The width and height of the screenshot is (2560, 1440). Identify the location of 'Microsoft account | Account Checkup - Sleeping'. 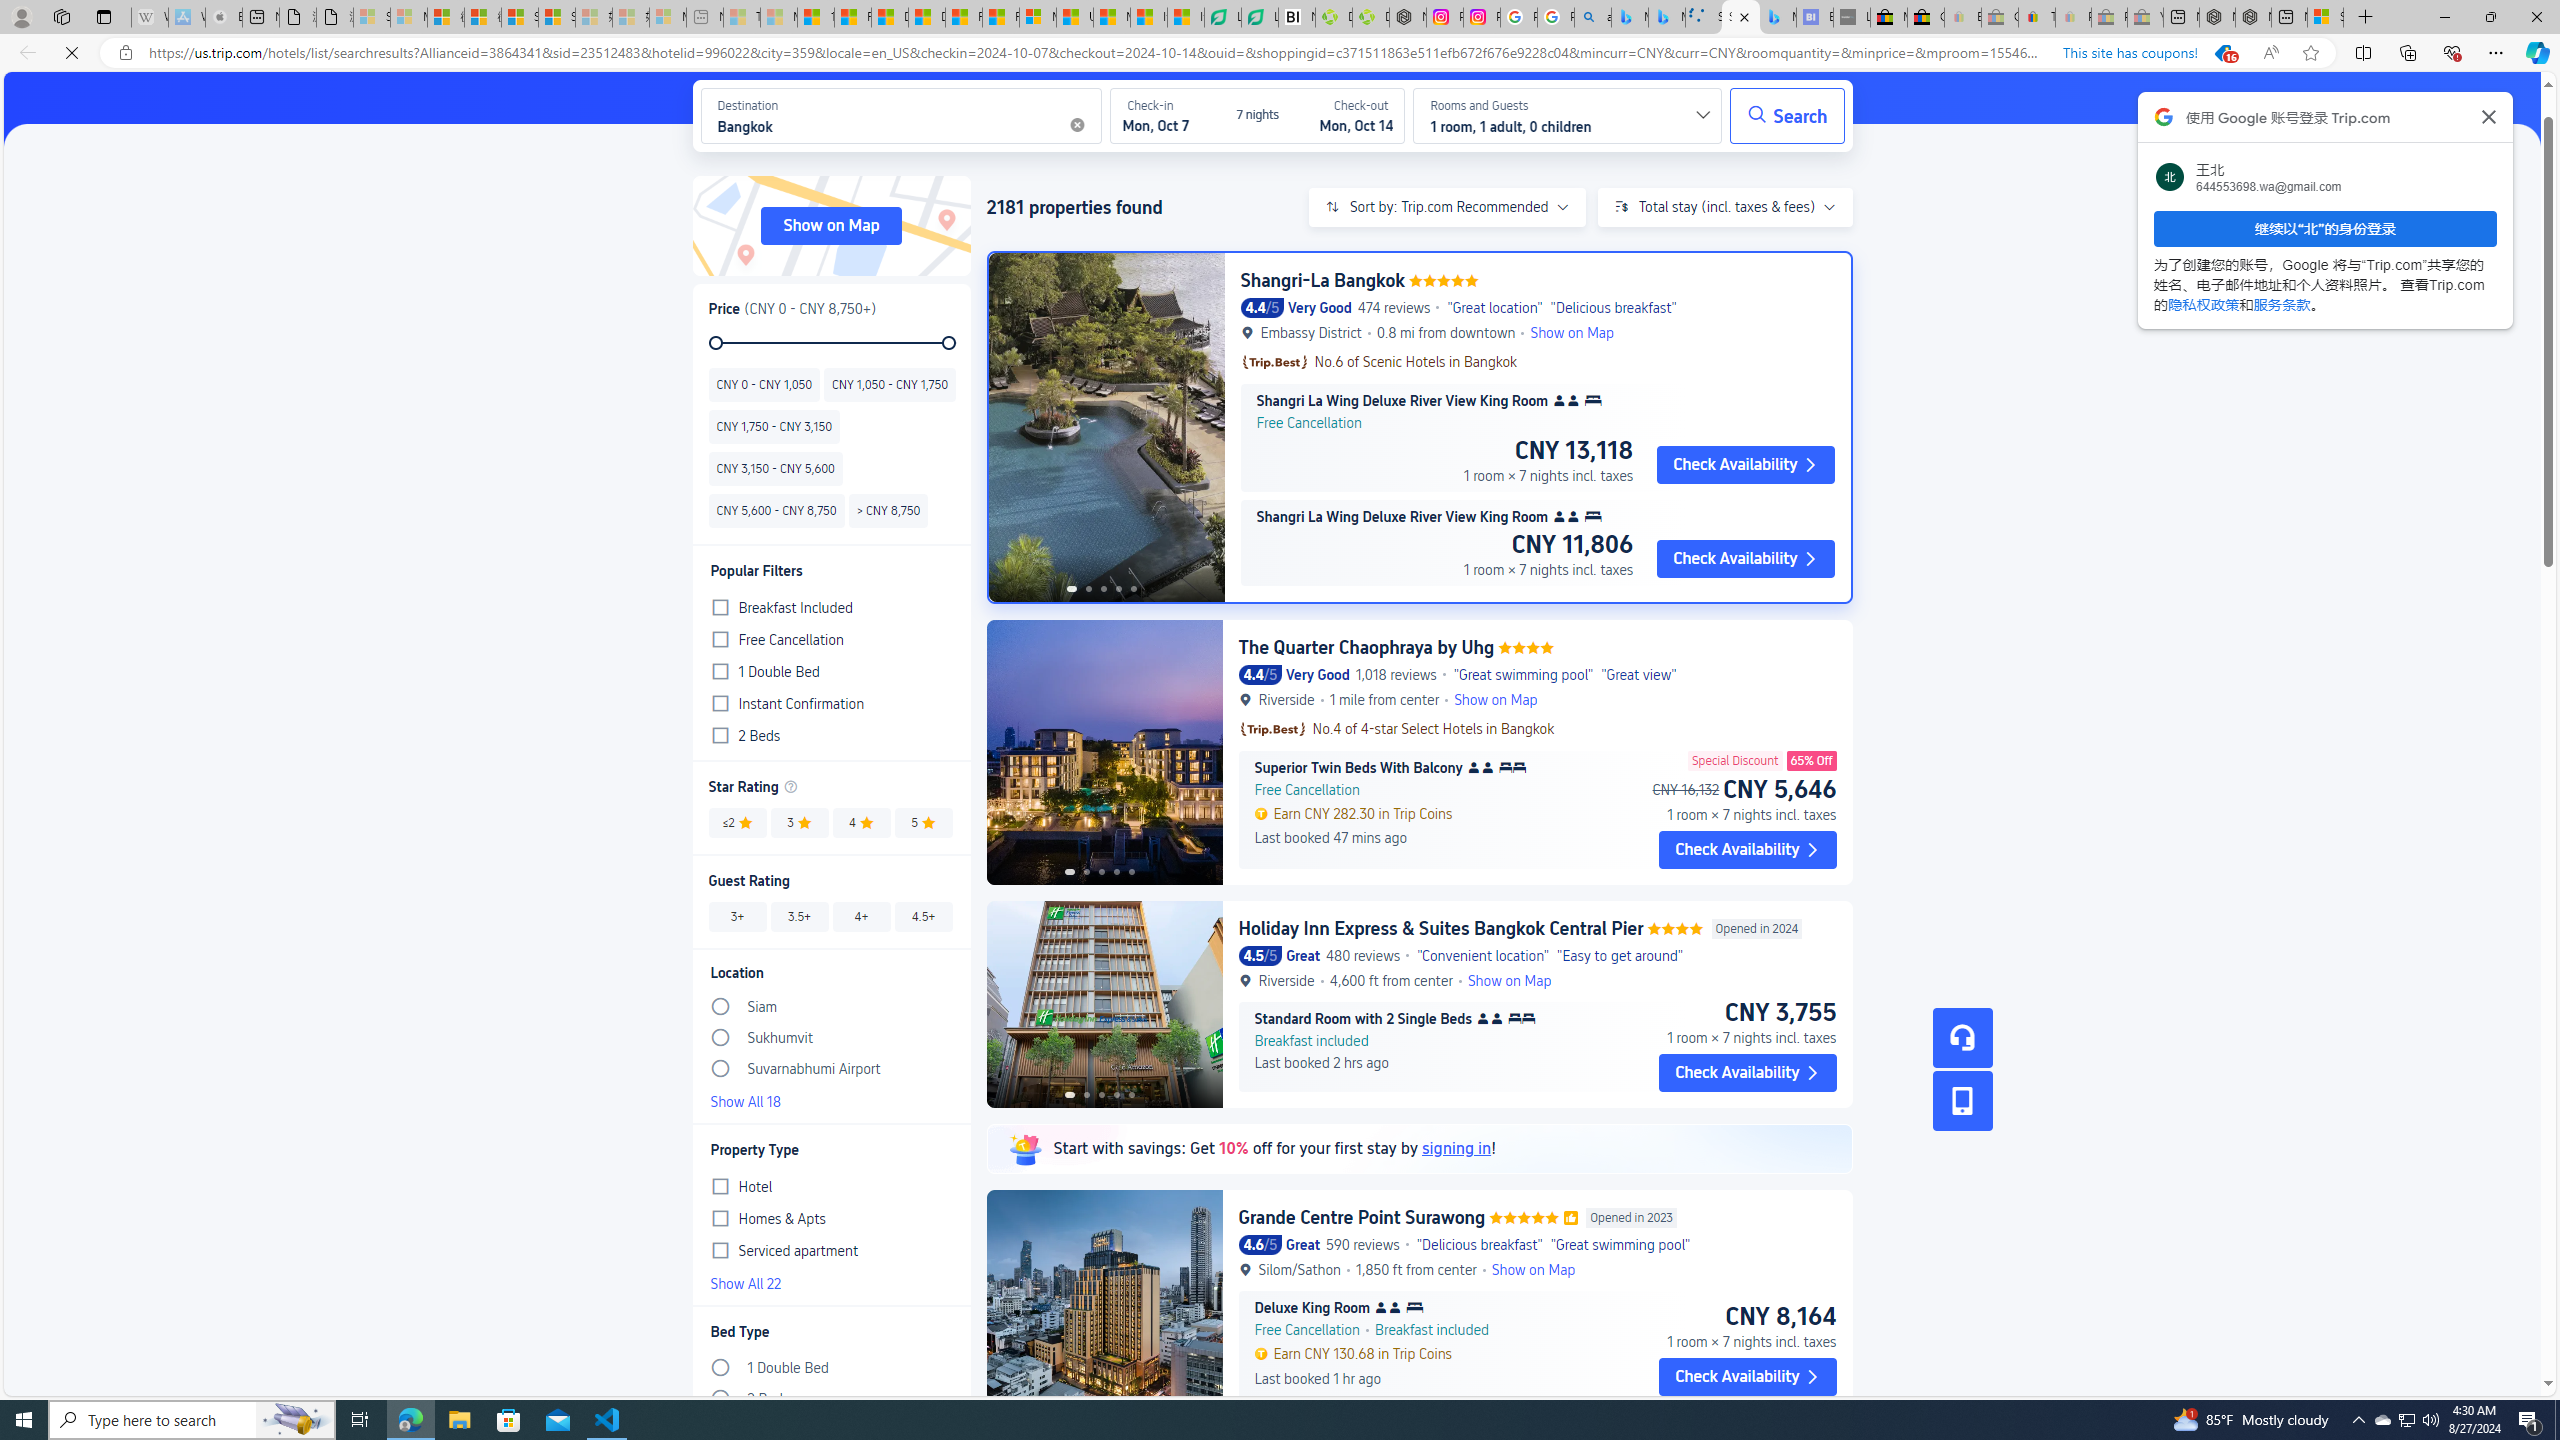
(665, 16).